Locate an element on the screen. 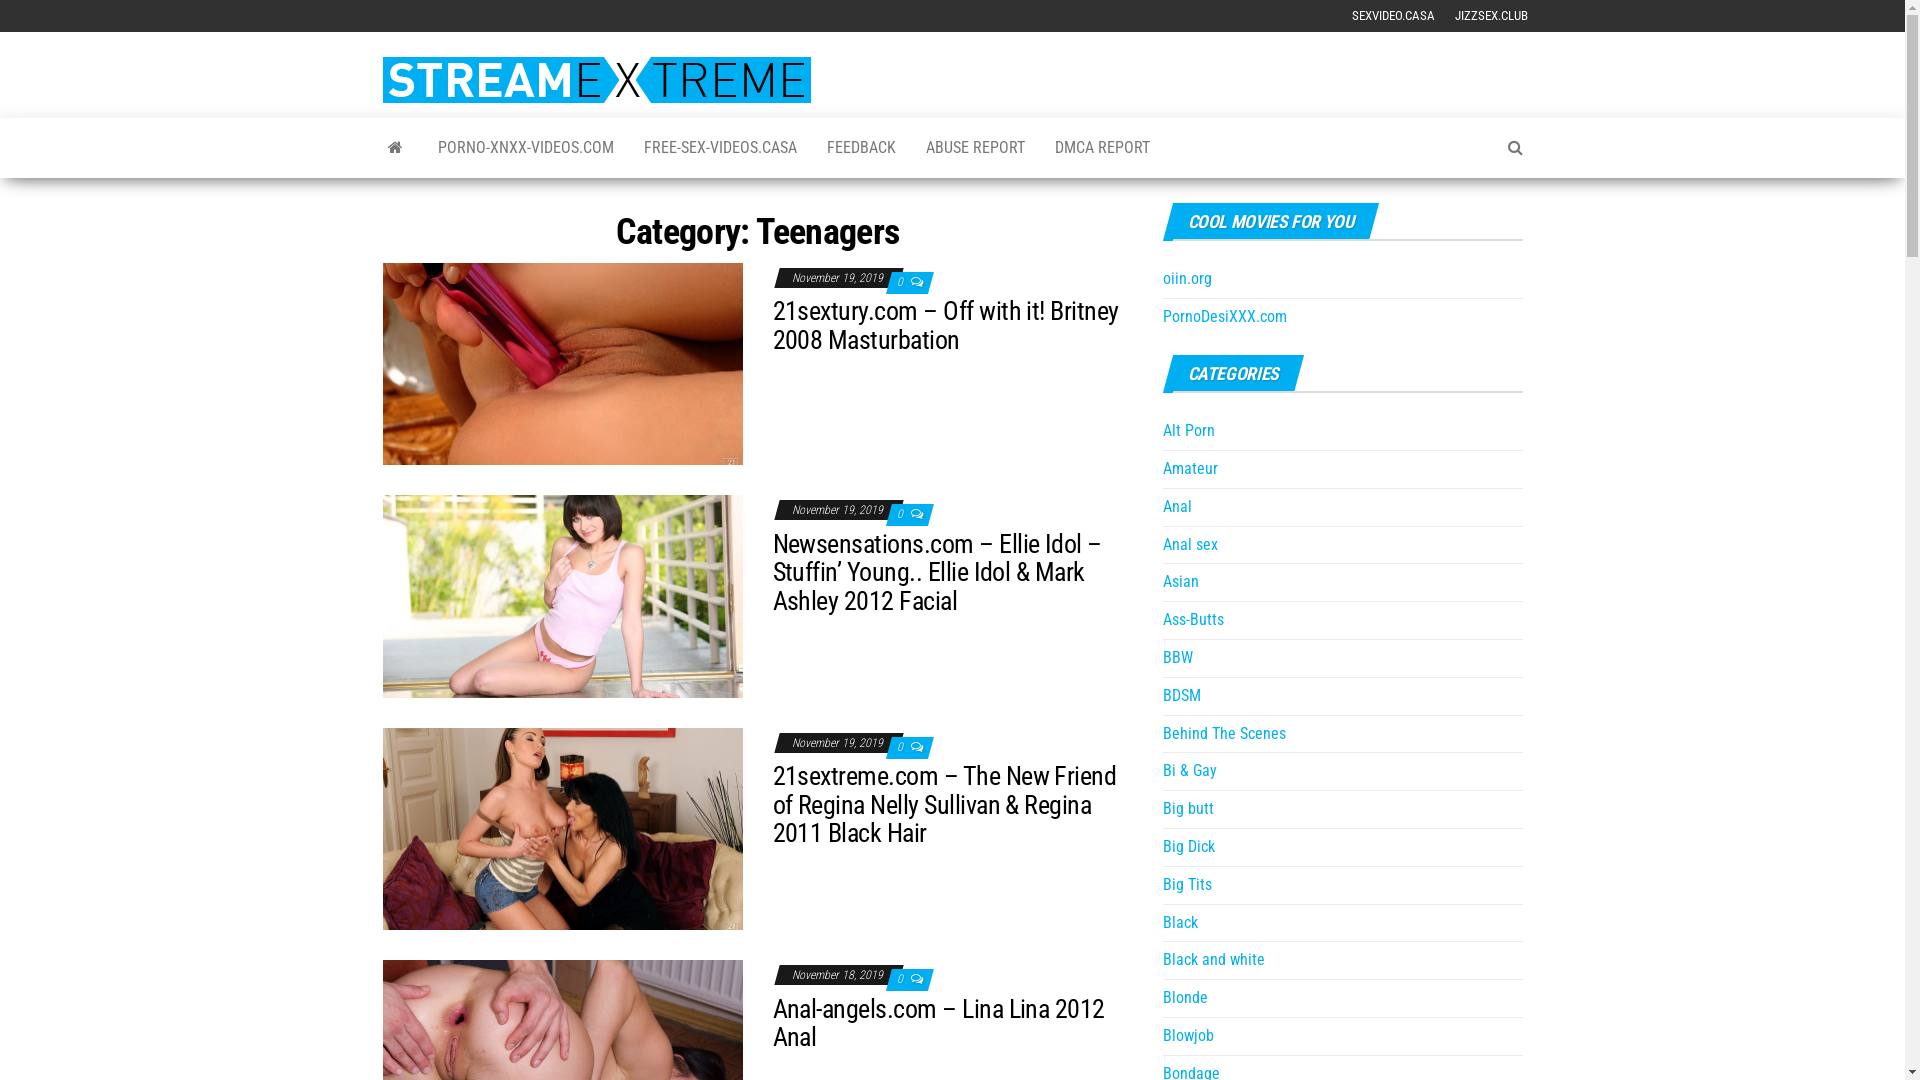  'Anal sex' is located at coordinates (1161, 544).